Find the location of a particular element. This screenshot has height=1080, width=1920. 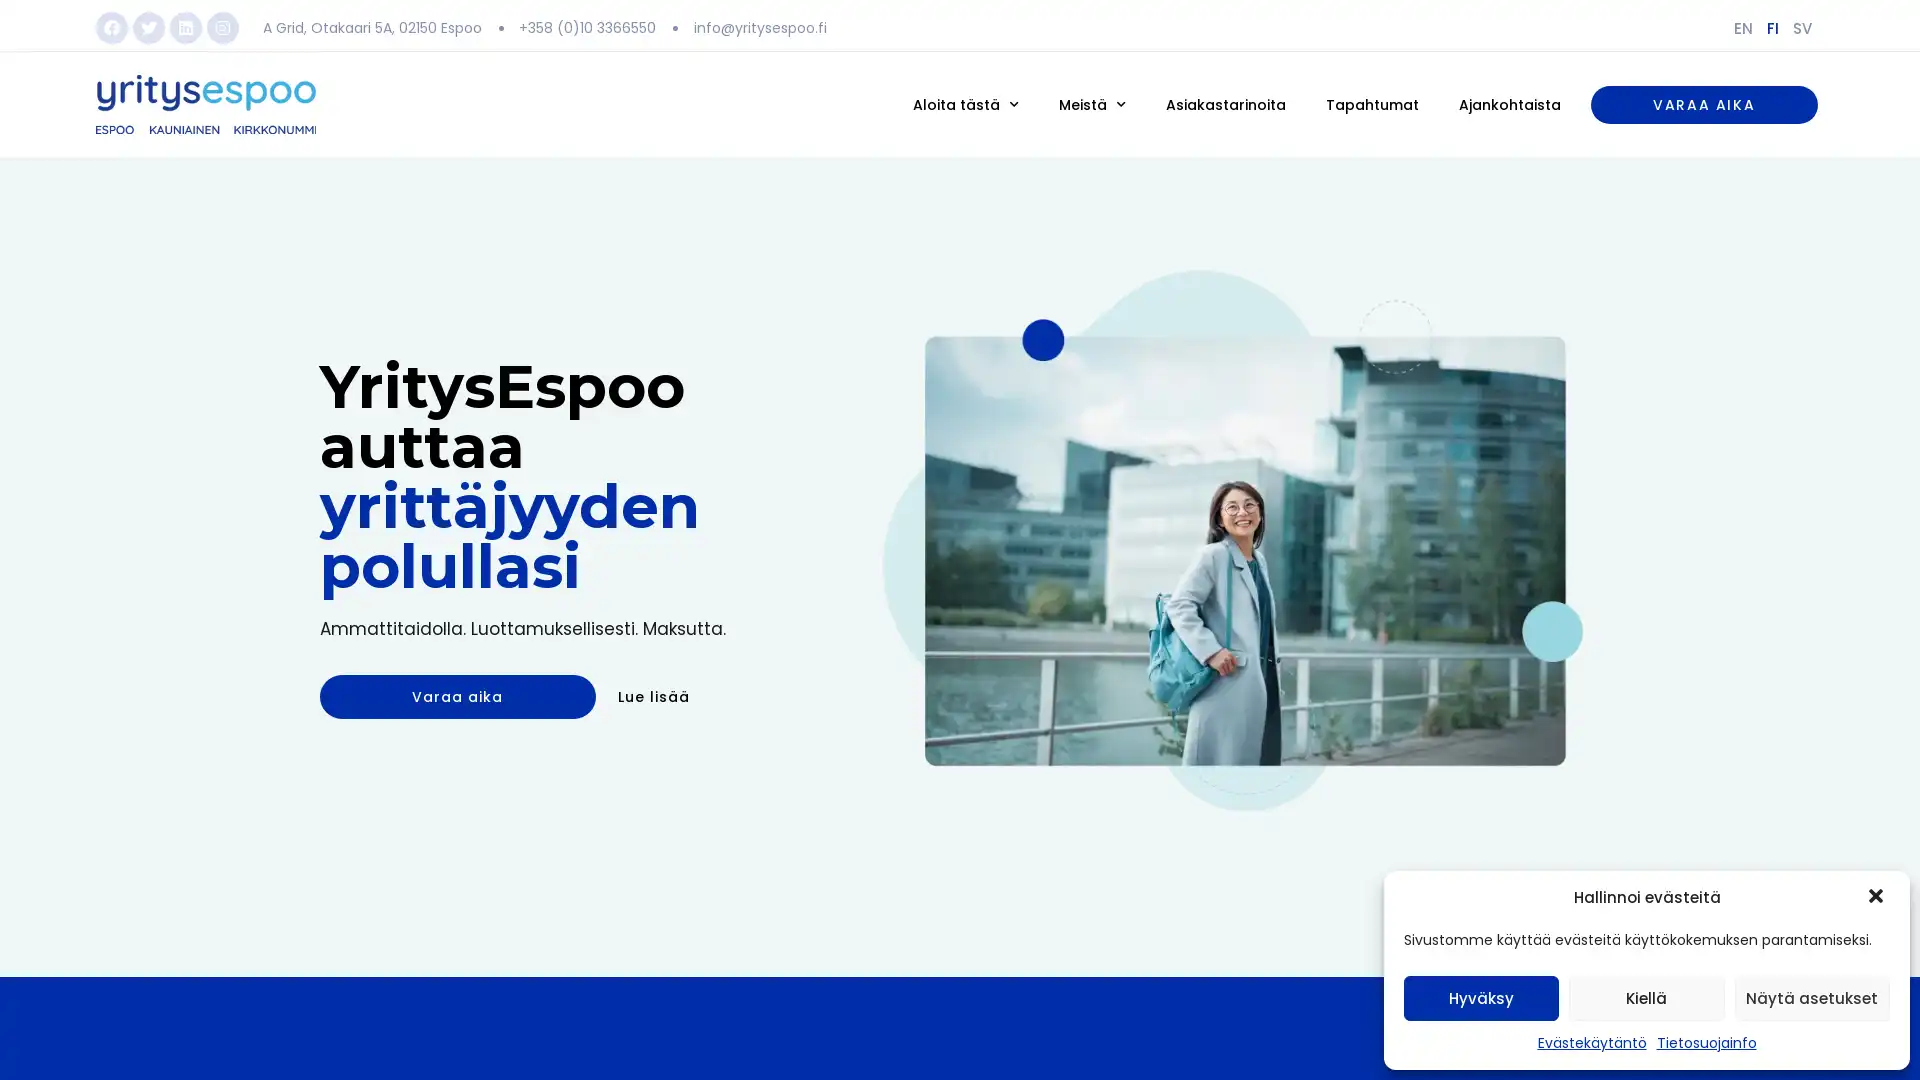

Nayta asetukset is located at coordinates (1811, 998).